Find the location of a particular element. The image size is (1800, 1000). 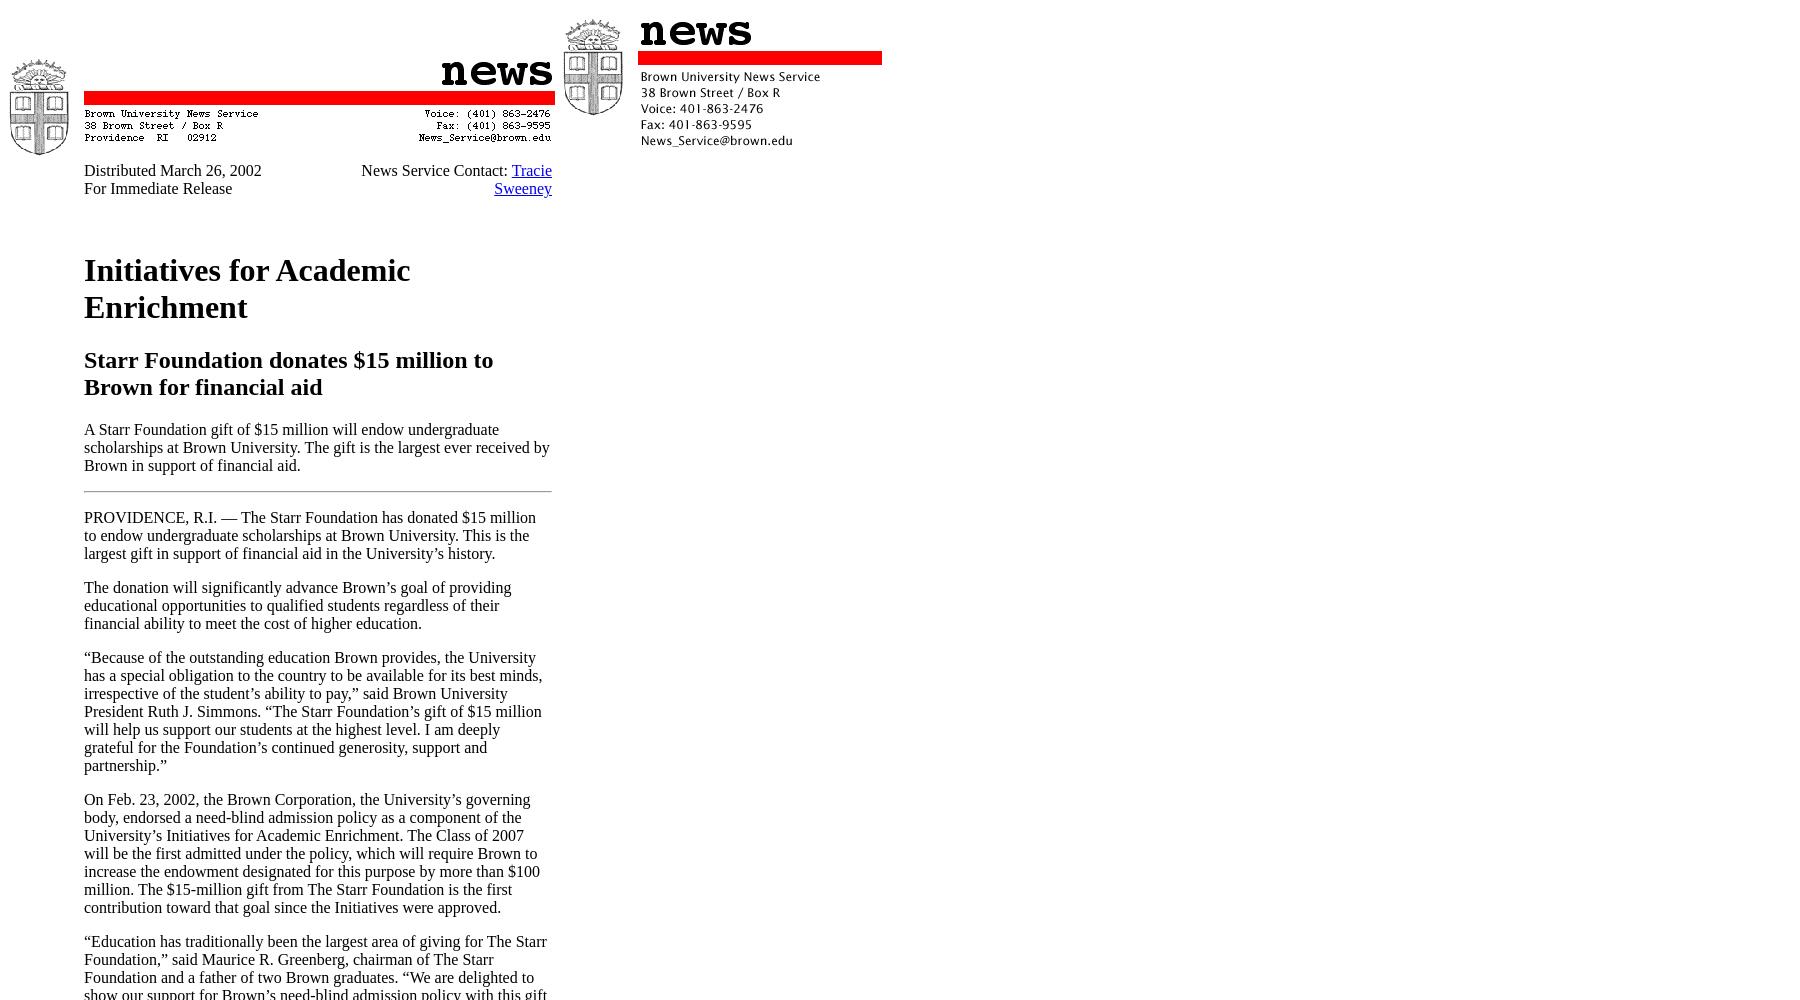

'News Service Contact:' is located at coordinates (435, 170).